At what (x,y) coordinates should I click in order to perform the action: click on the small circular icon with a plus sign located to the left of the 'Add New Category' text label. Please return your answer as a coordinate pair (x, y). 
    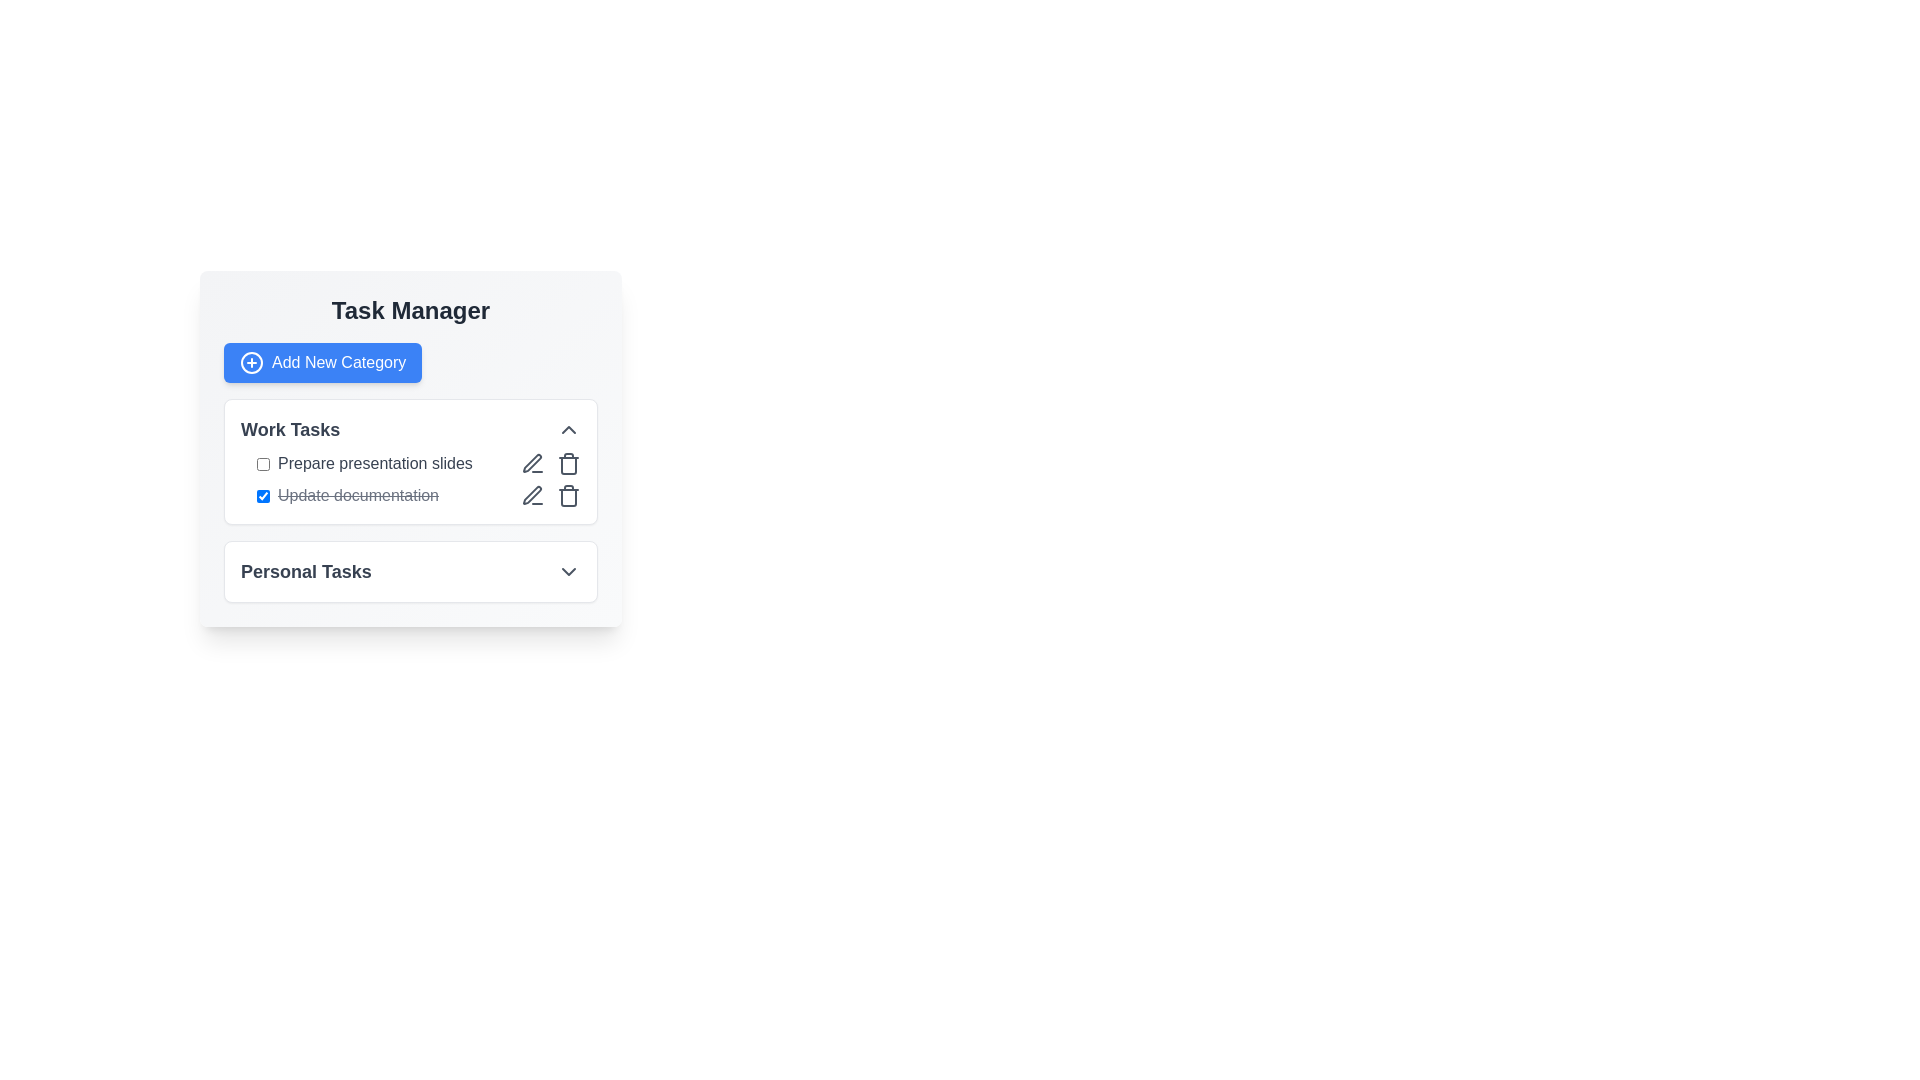
    Looking at the image, I should click on (251, 362).